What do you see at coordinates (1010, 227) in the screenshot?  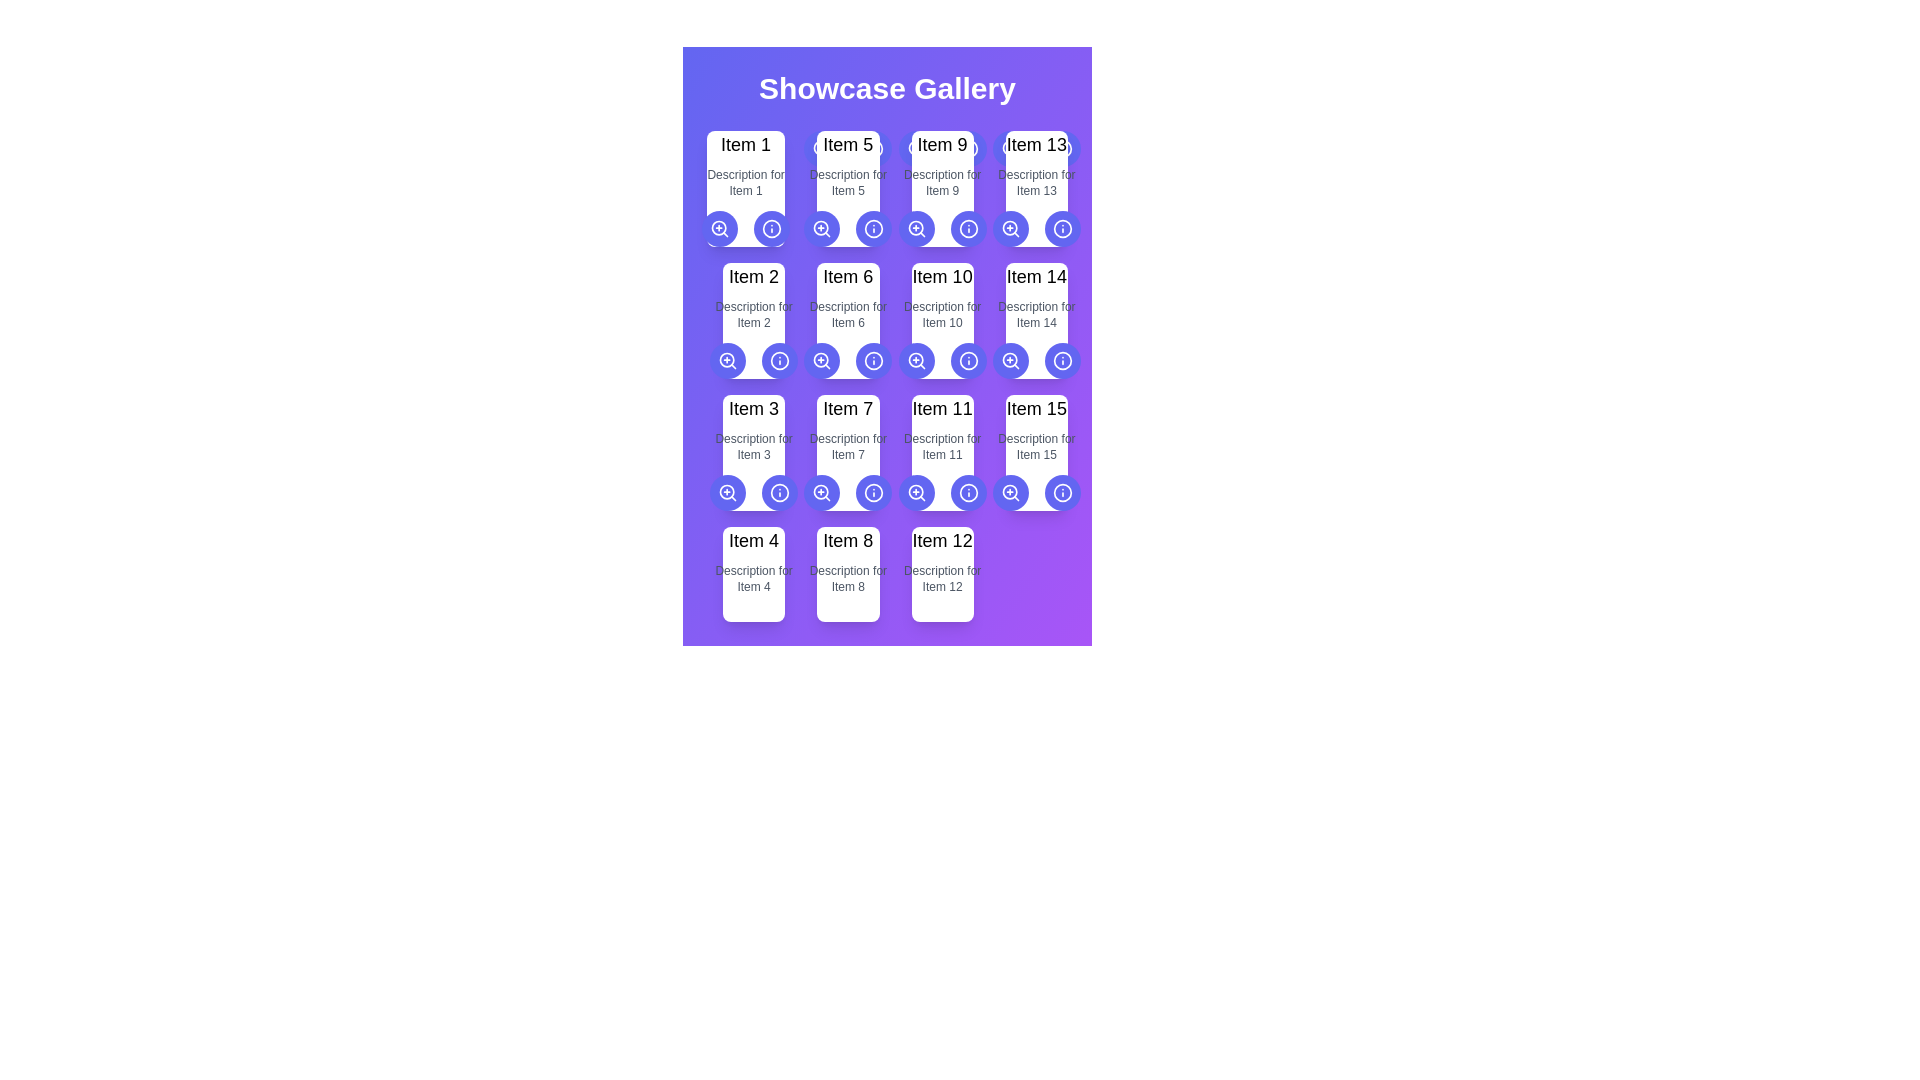 I see `the circular icon containing a magnifying glass with a '+' sign inside it, which represents a zoom-in action` at bounding box center [1010, 227].